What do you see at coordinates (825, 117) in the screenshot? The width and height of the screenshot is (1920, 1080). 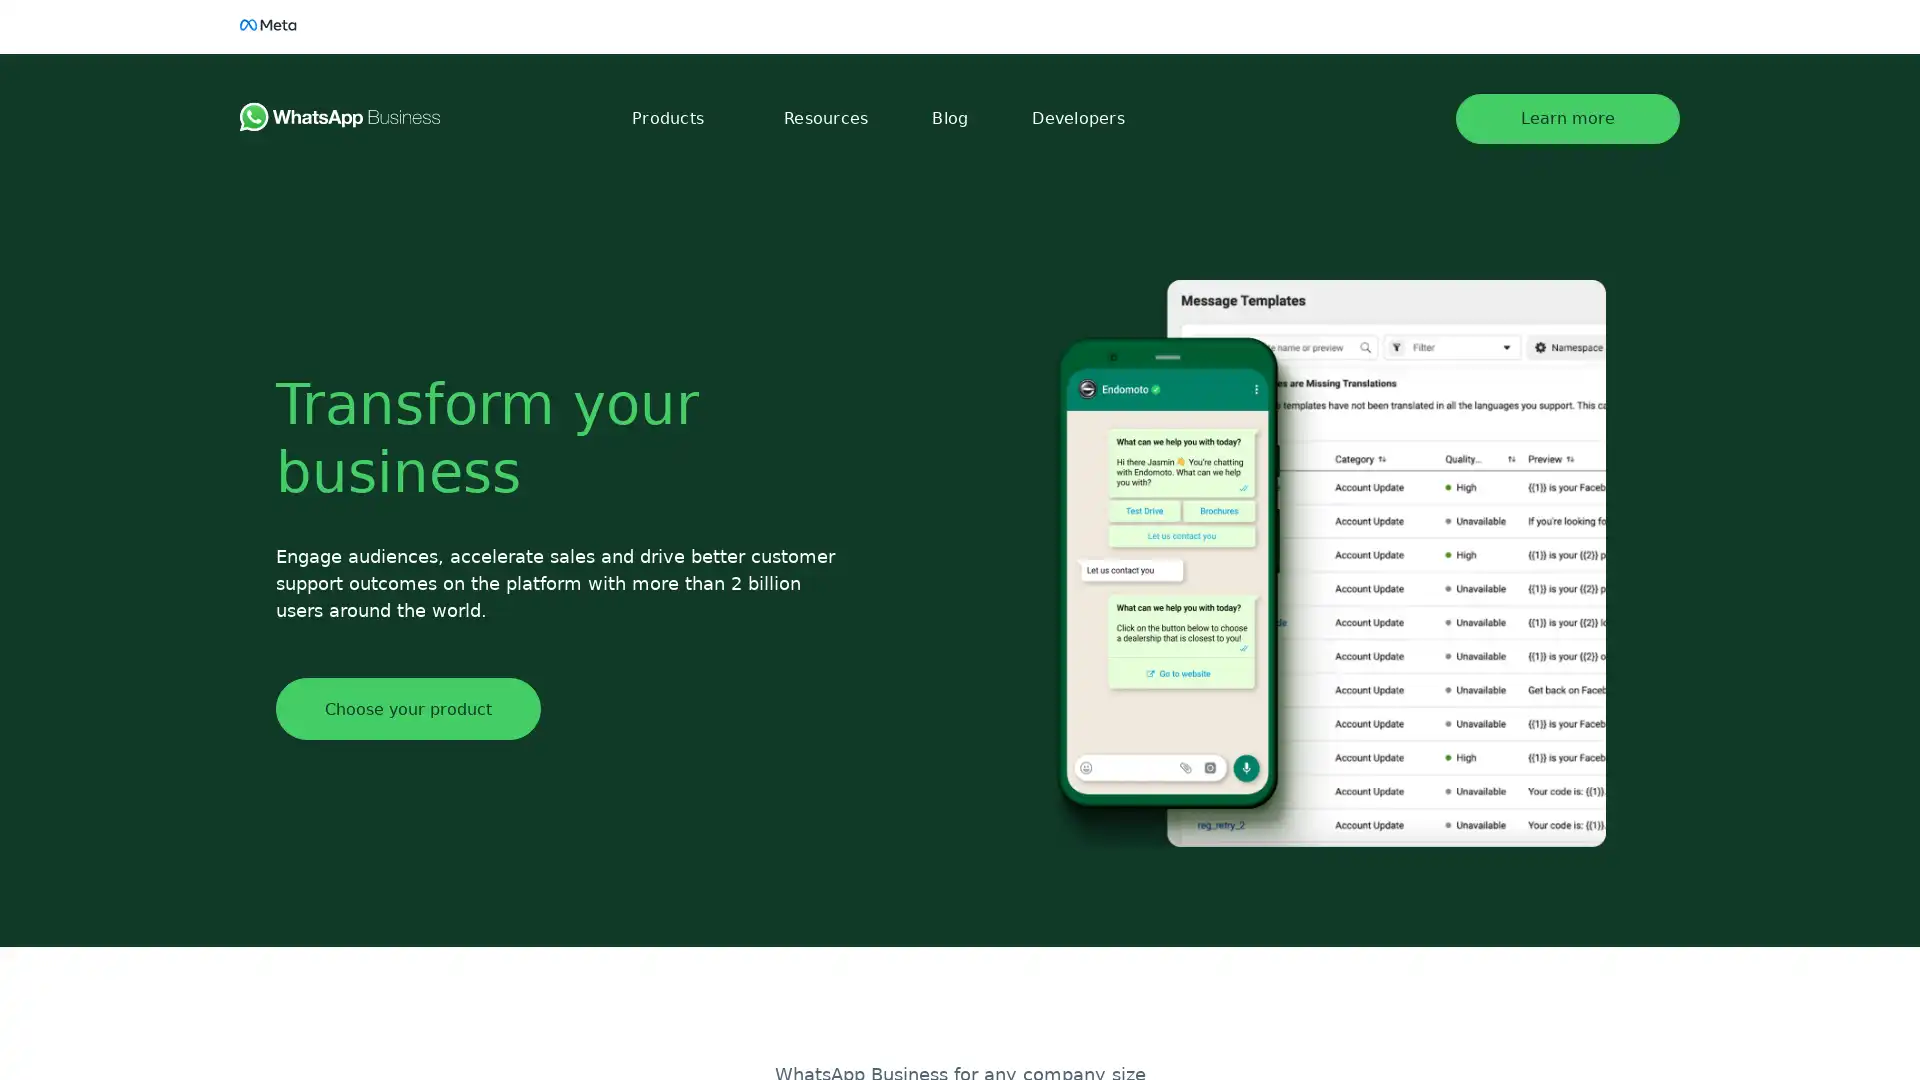 I see `Resources` at bounding box center [825, 117].